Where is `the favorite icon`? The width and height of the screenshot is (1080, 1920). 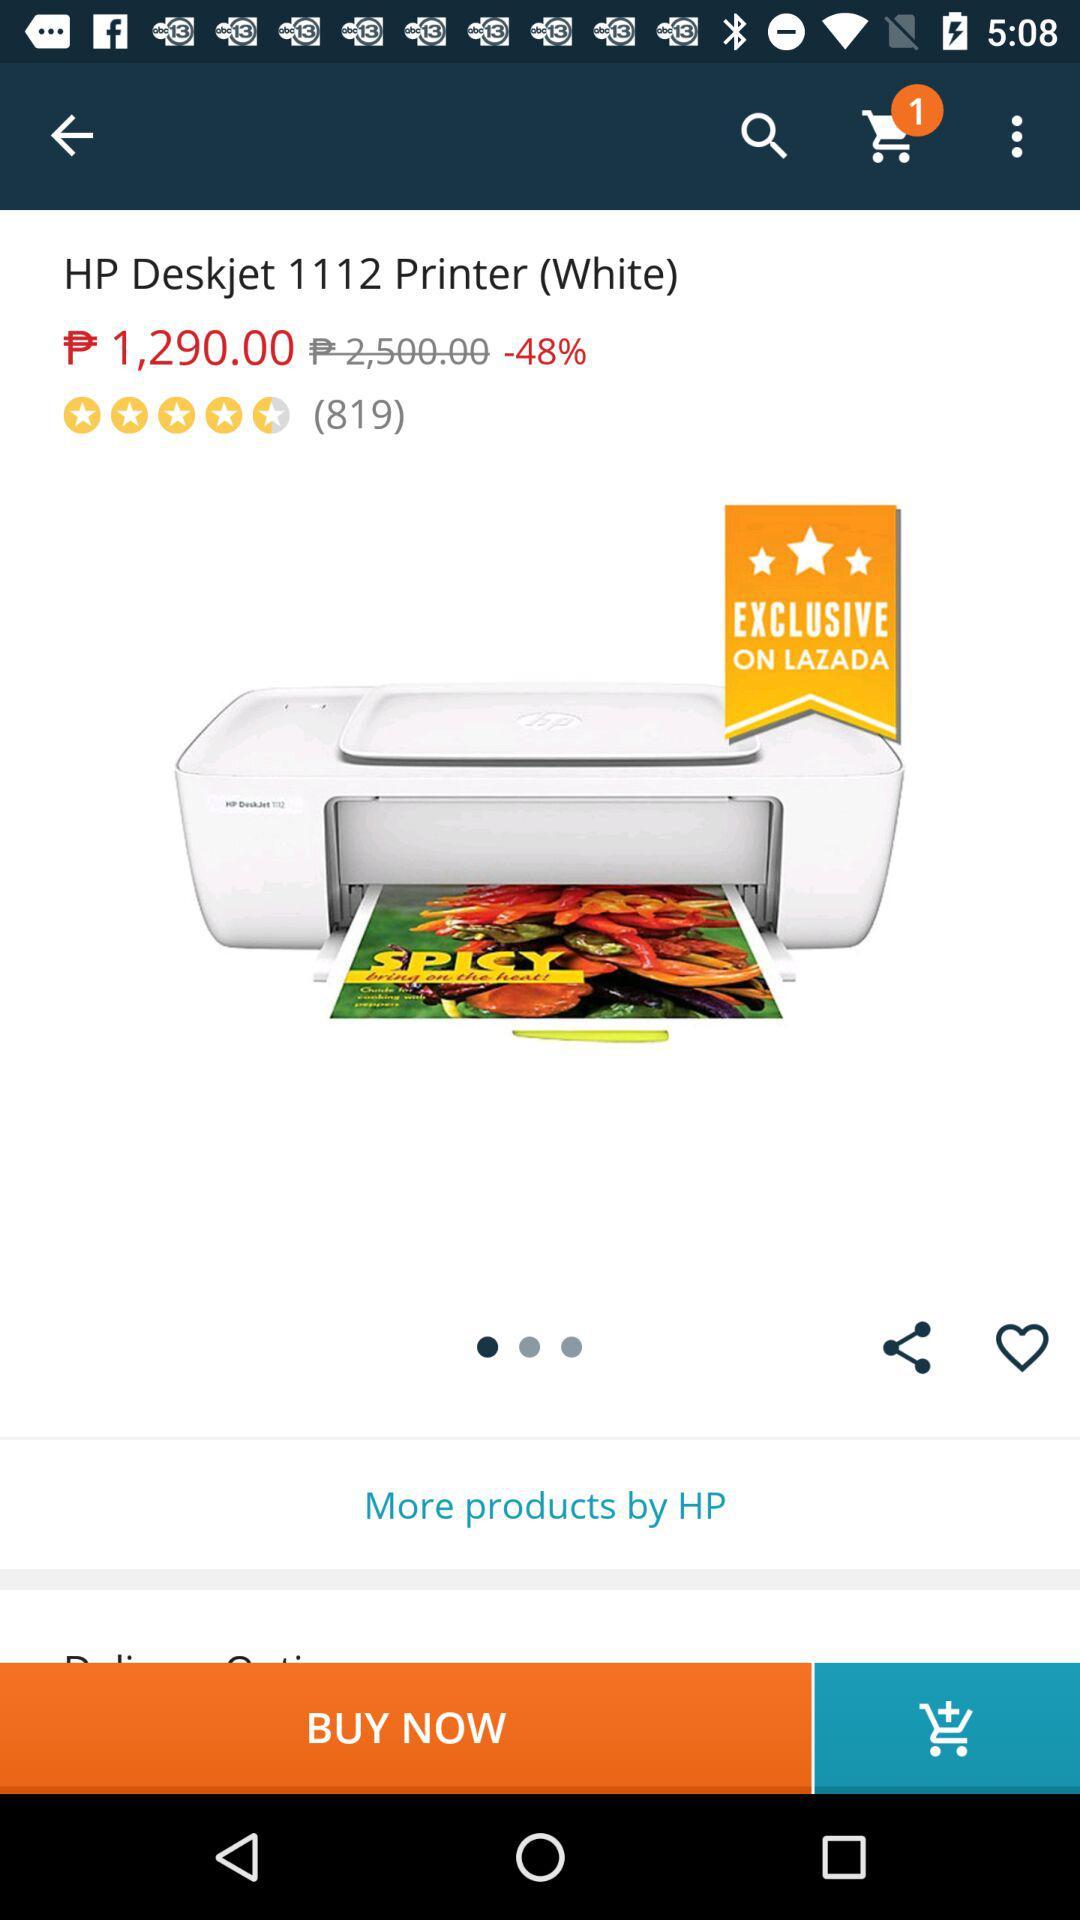 the favorite icon is located at coordinates (1022, 1347).